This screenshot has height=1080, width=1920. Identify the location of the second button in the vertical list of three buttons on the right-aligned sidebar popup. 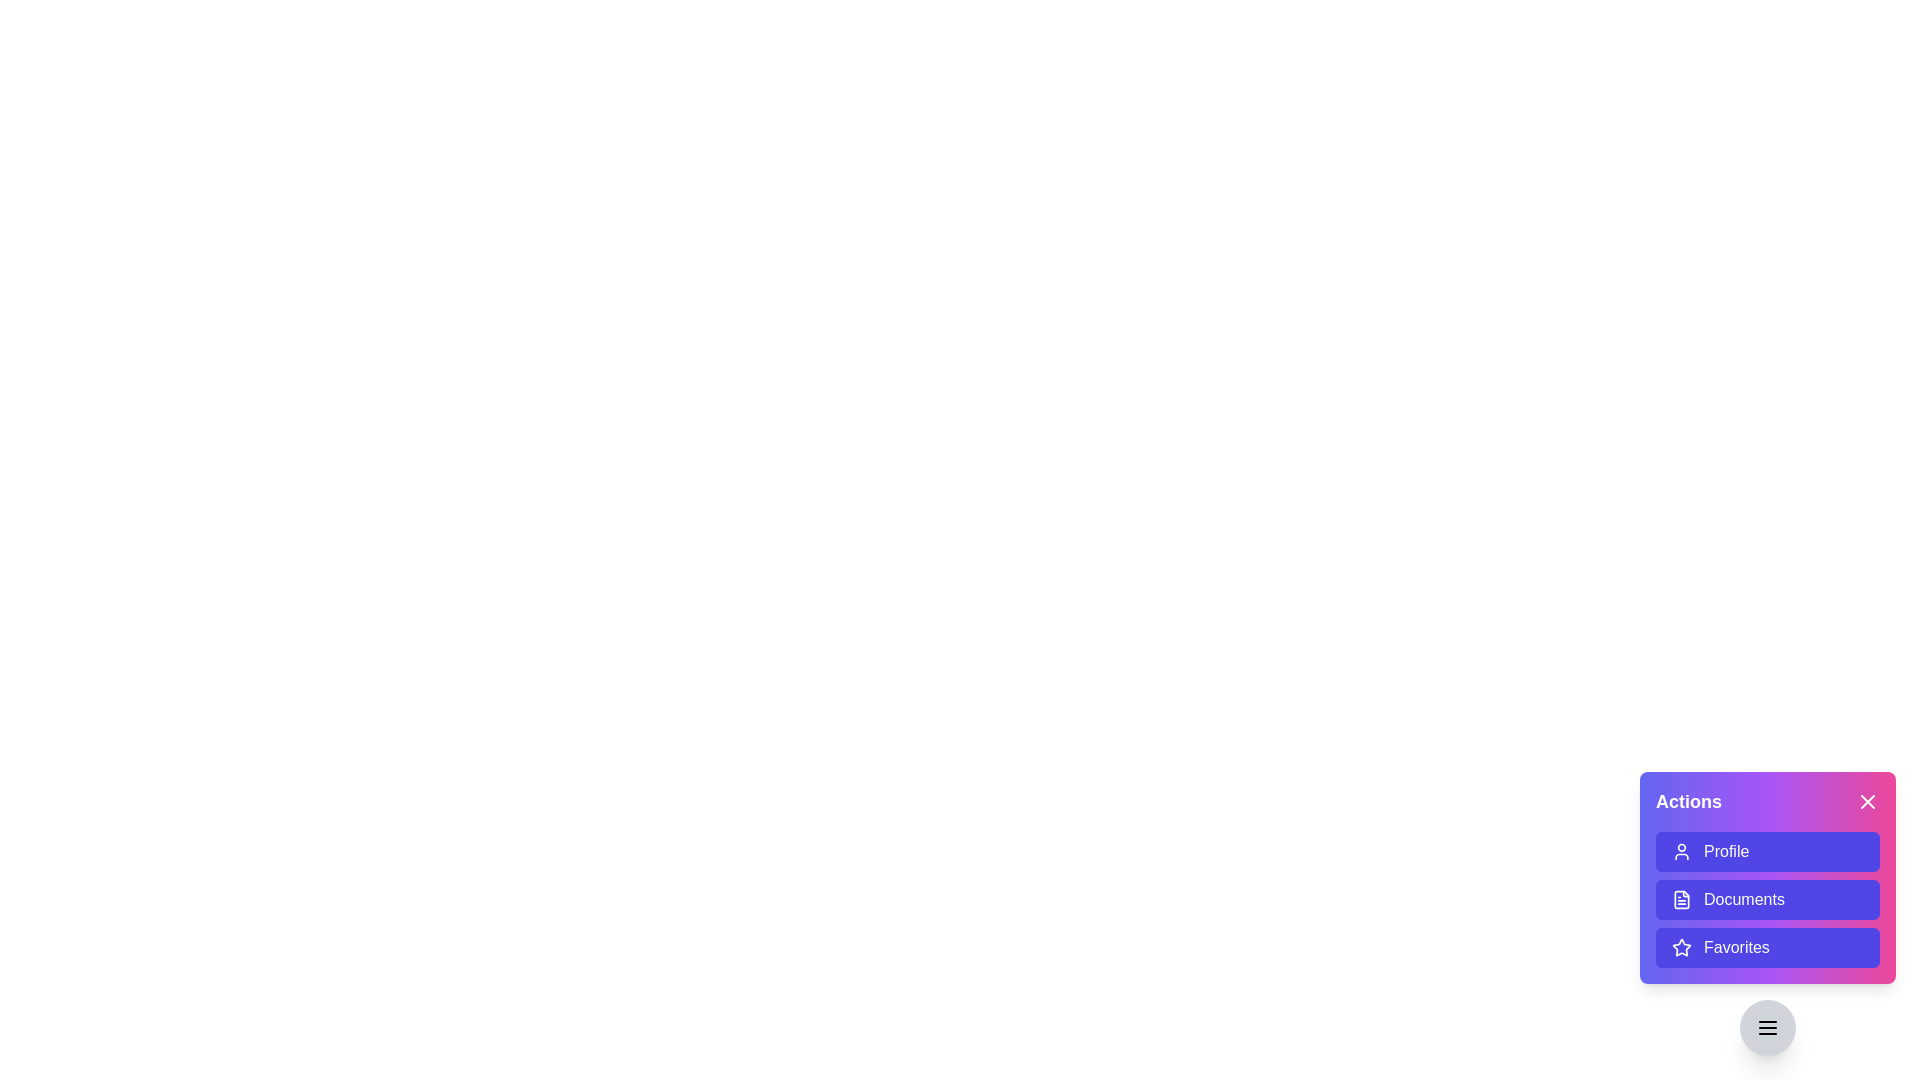
(1767, 898).